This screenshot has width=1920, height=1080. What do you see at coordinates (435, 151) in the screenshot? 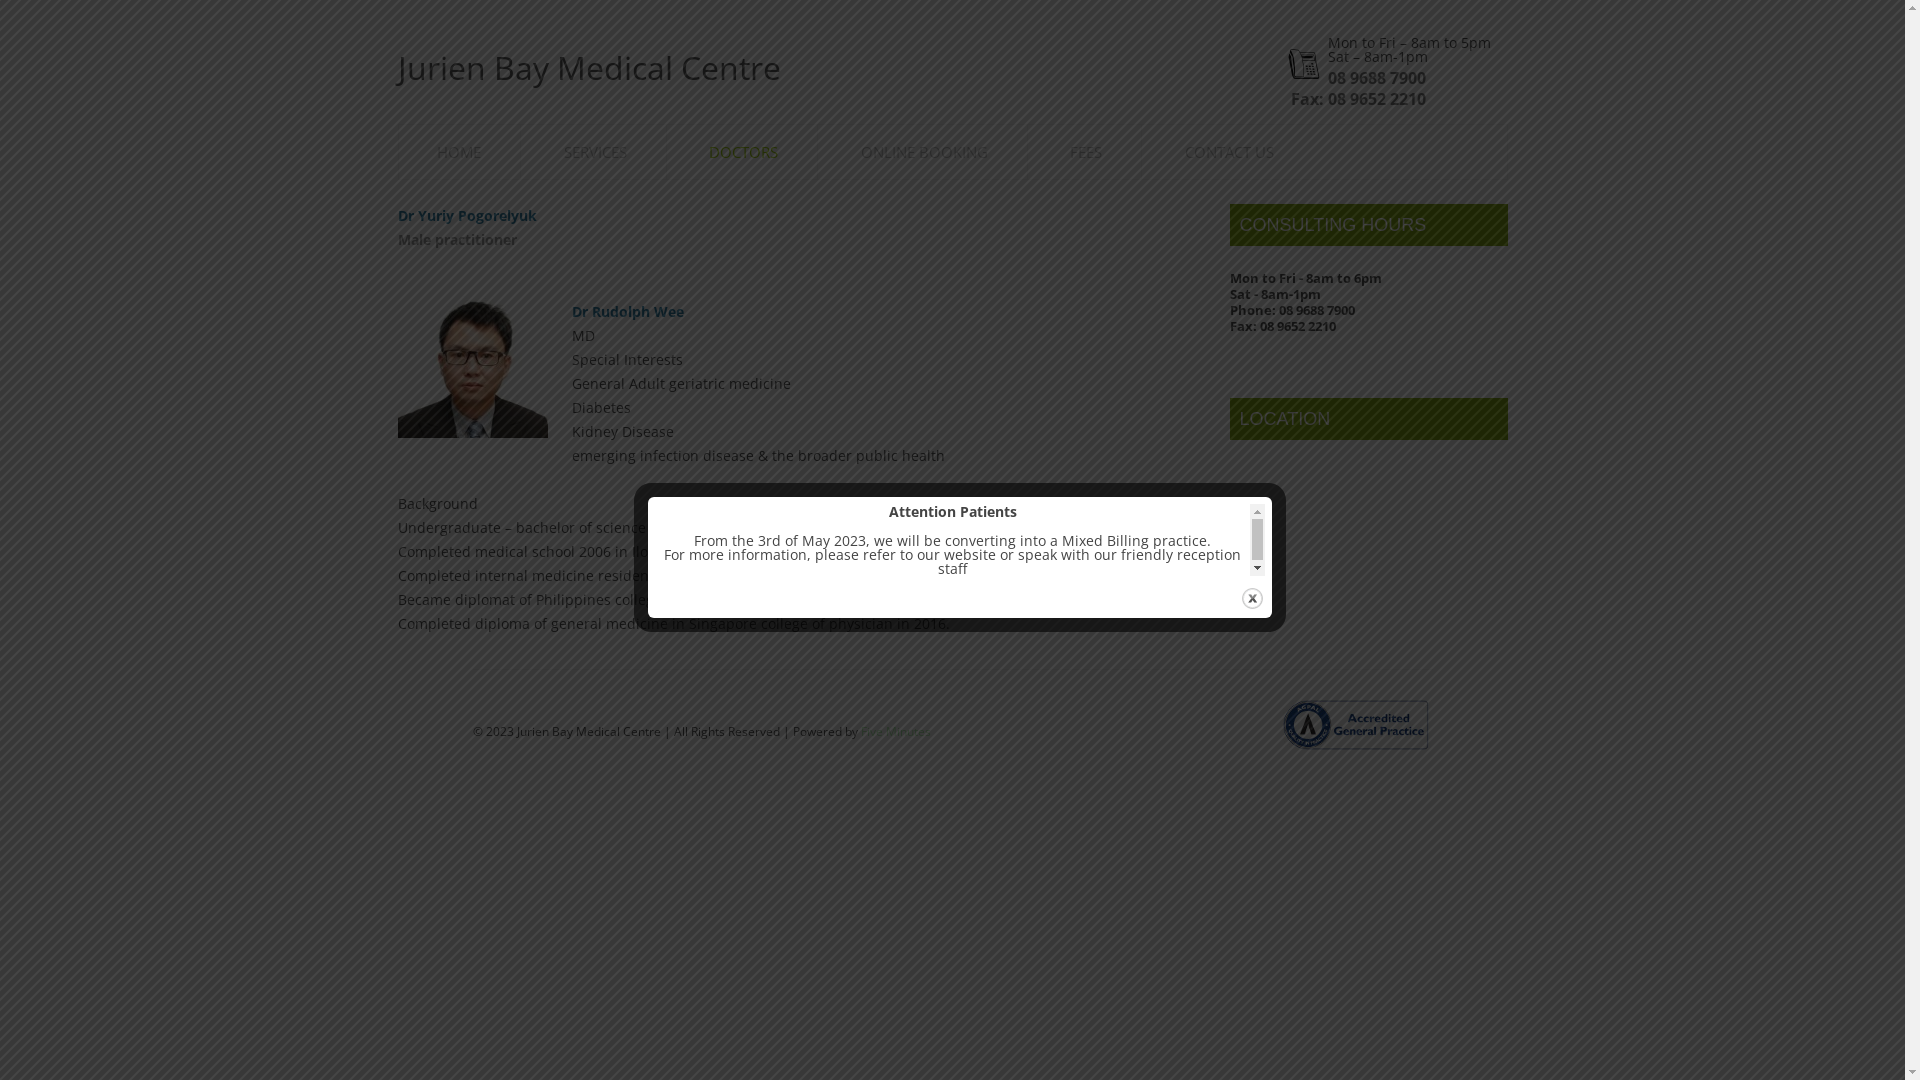
I see `'HOME'` at bounding box center [435, 151].